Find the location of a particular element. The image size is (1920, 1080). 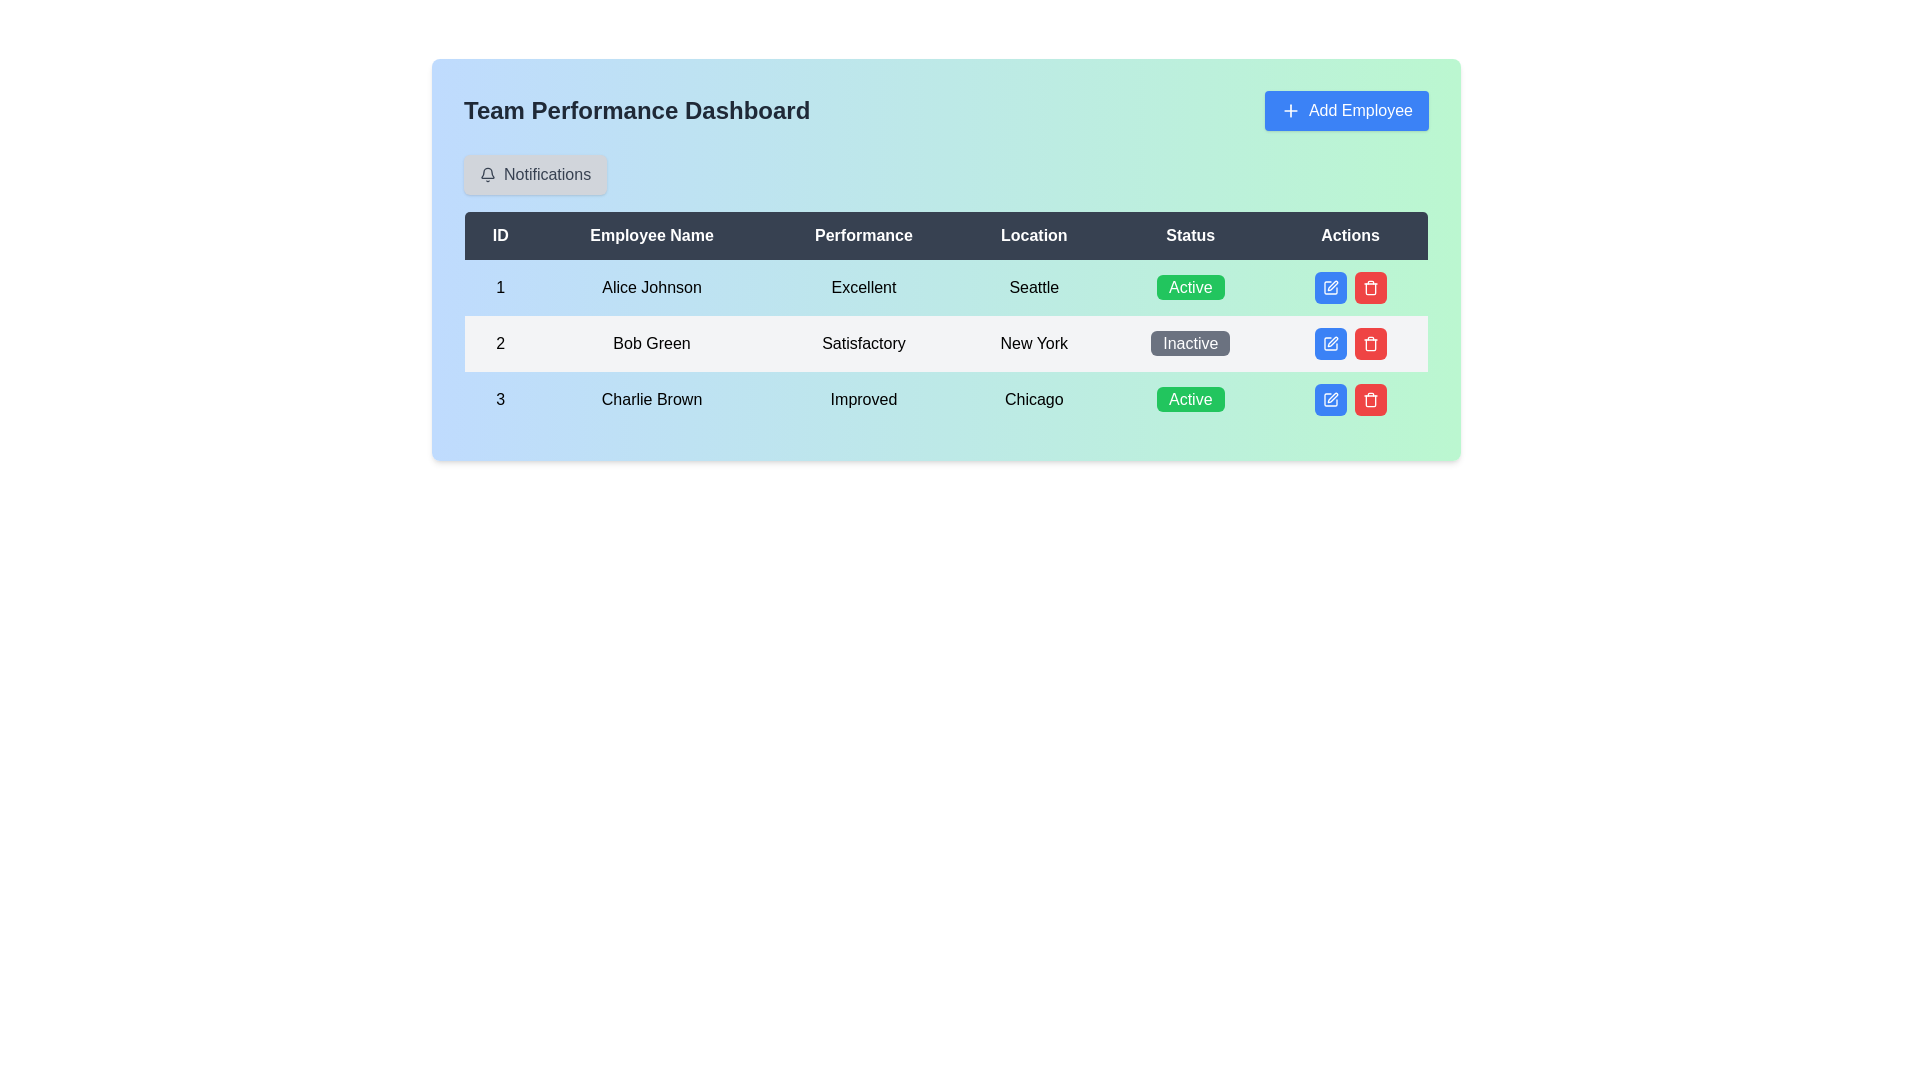

the leftmost geometric icon in the actions column of the second row, which resembles a square outline with a stroke-based design is located at coordinates (1330, 400).